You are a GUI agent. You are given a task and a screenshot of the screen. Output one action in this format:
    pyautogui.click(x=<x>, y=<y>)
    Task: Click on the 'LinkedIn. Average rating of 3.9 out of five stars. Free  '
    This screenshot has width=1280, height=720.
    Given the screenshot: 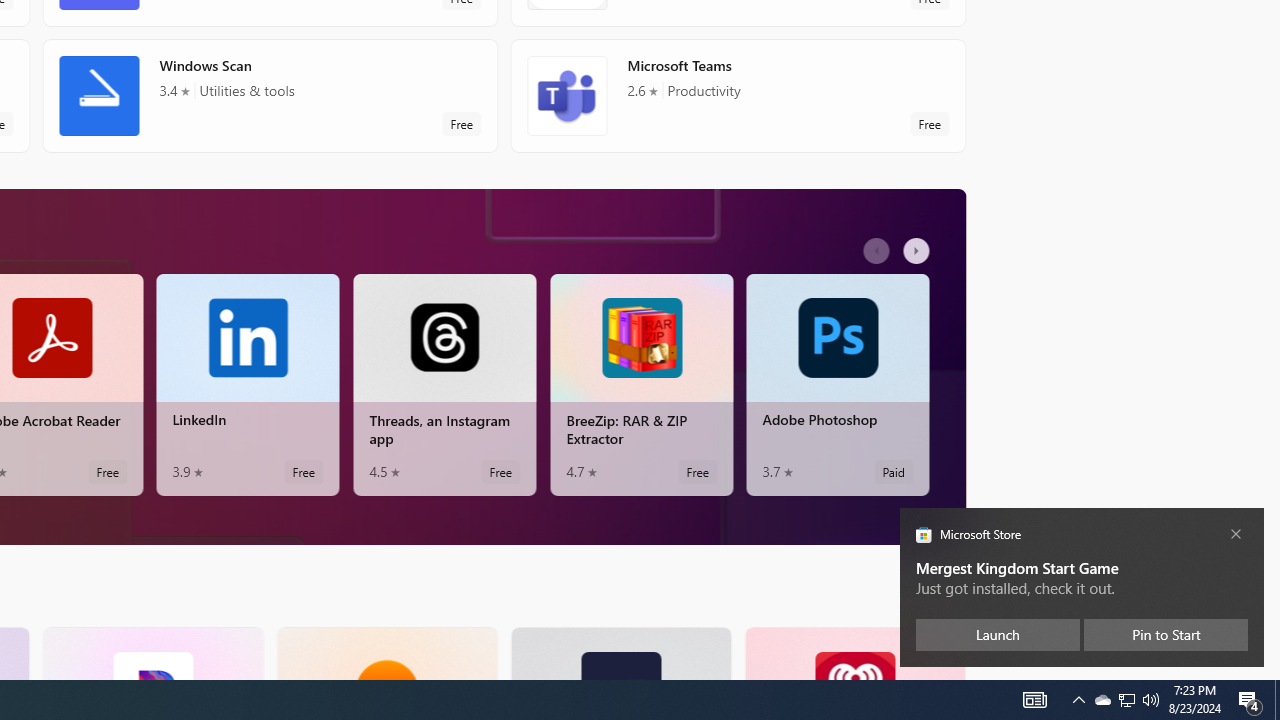 What is the action you would take?
    pyautogui.click(x=246, y=384)
    